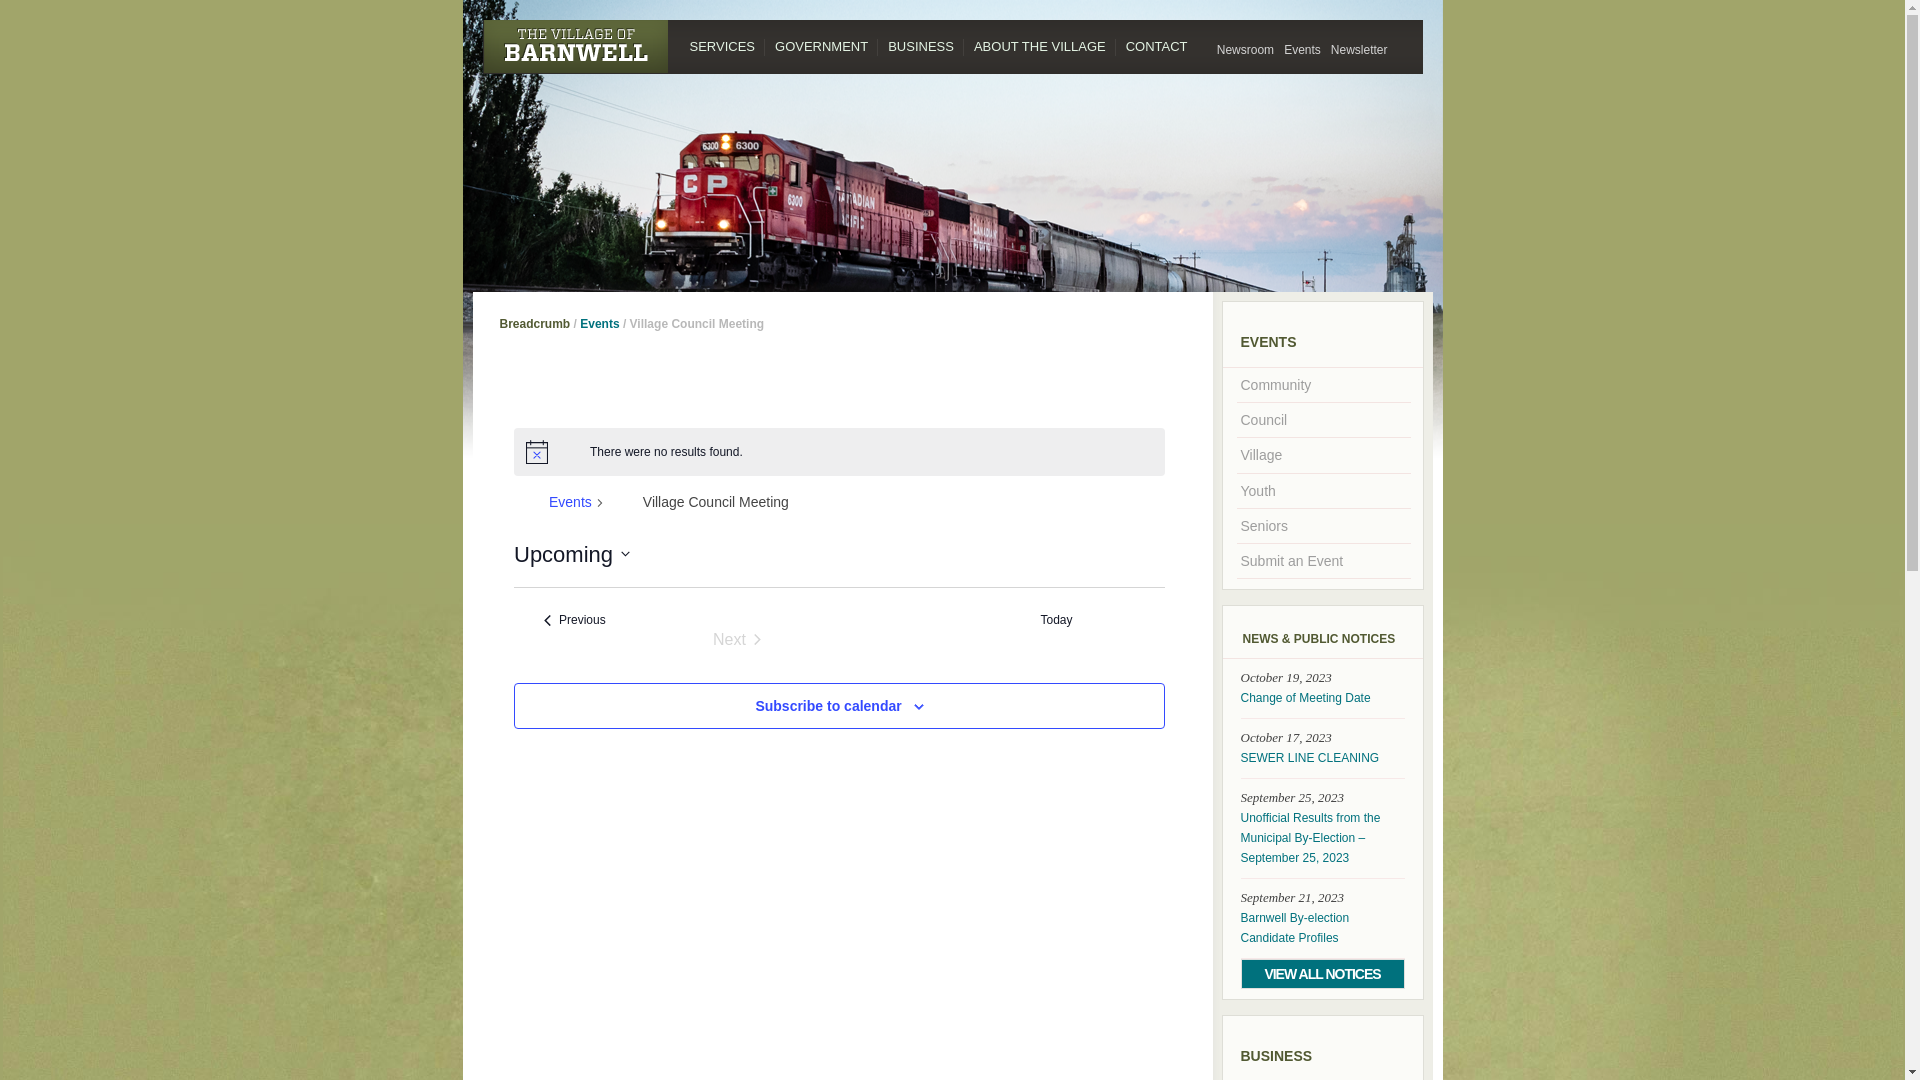 The image size is (1920, 1080). What do you see at coordinates (1321, 385) in the screenshot?
I see `'Community'` at bounding box center [1321, 385].